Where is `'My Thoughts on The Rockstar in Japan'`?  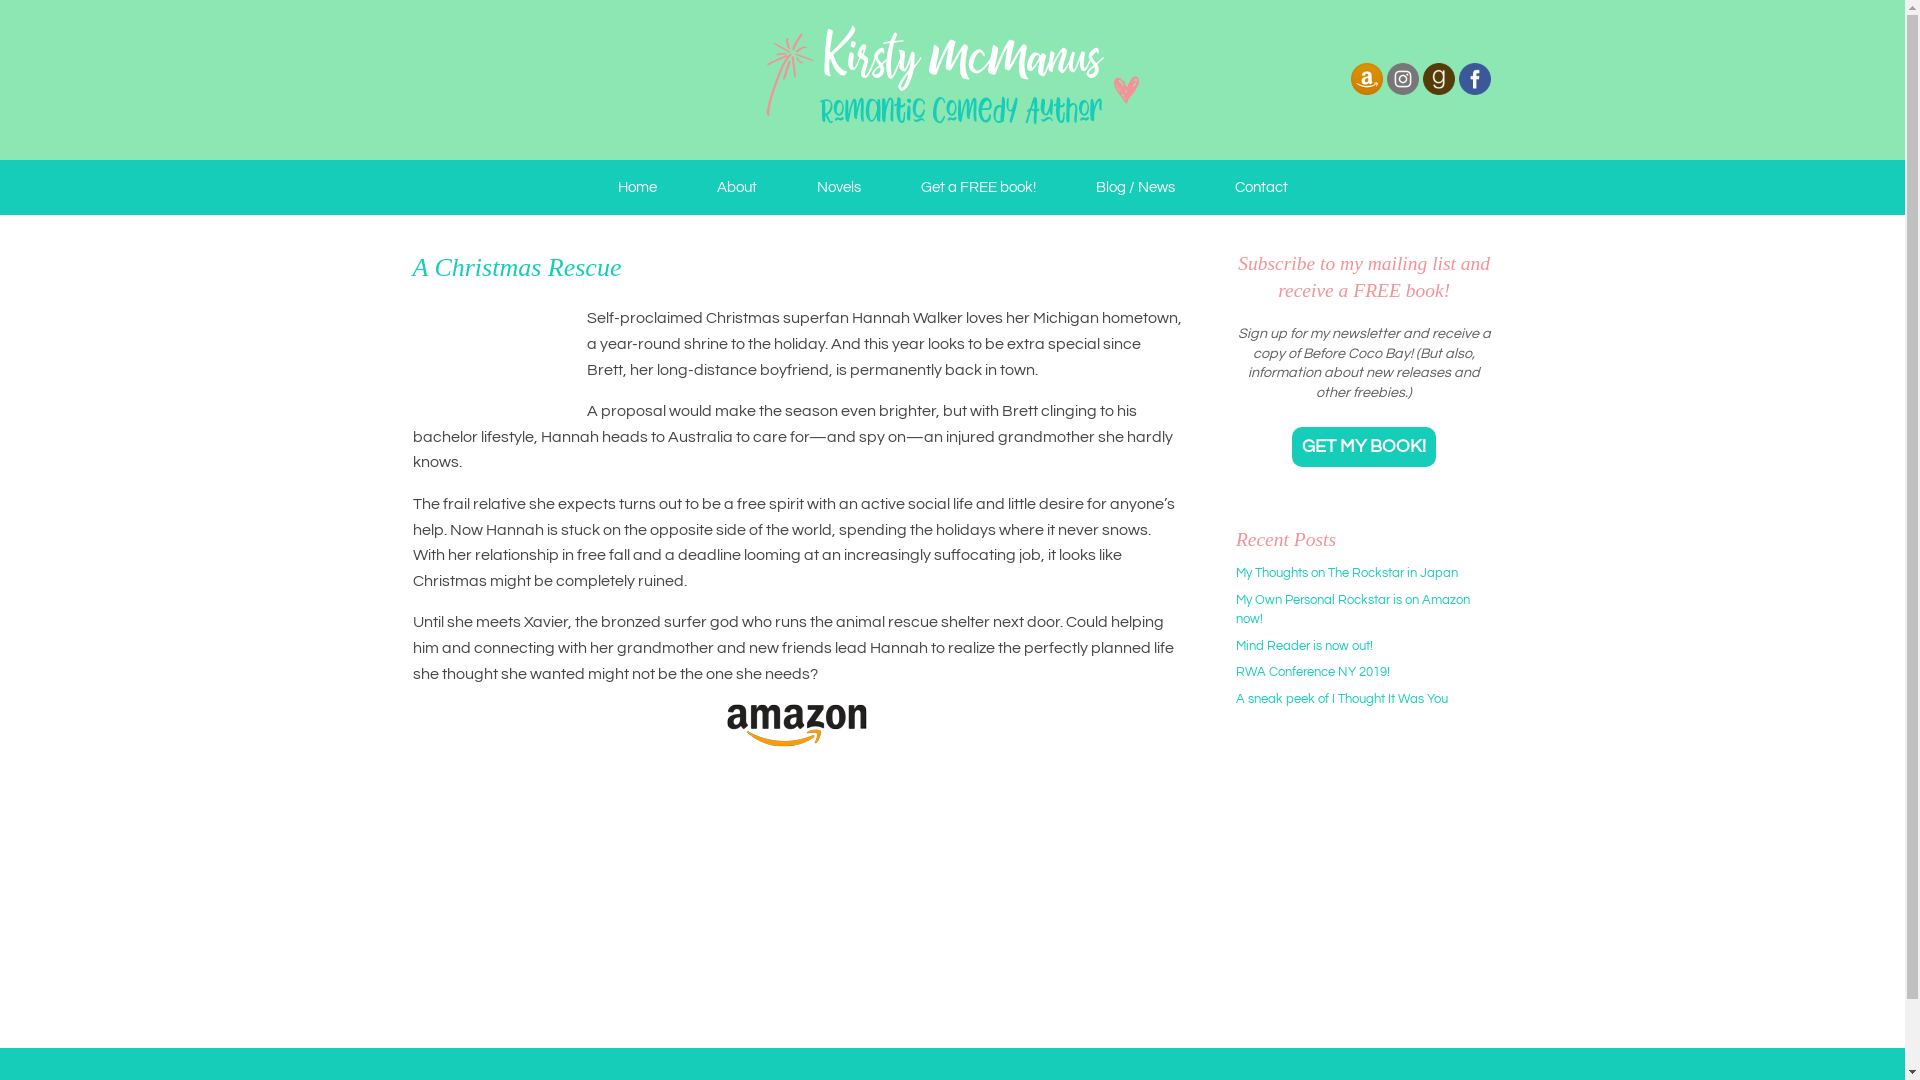
'My Thoughts on The Rockstar in Japan' is located at coordinates (1347, 573).